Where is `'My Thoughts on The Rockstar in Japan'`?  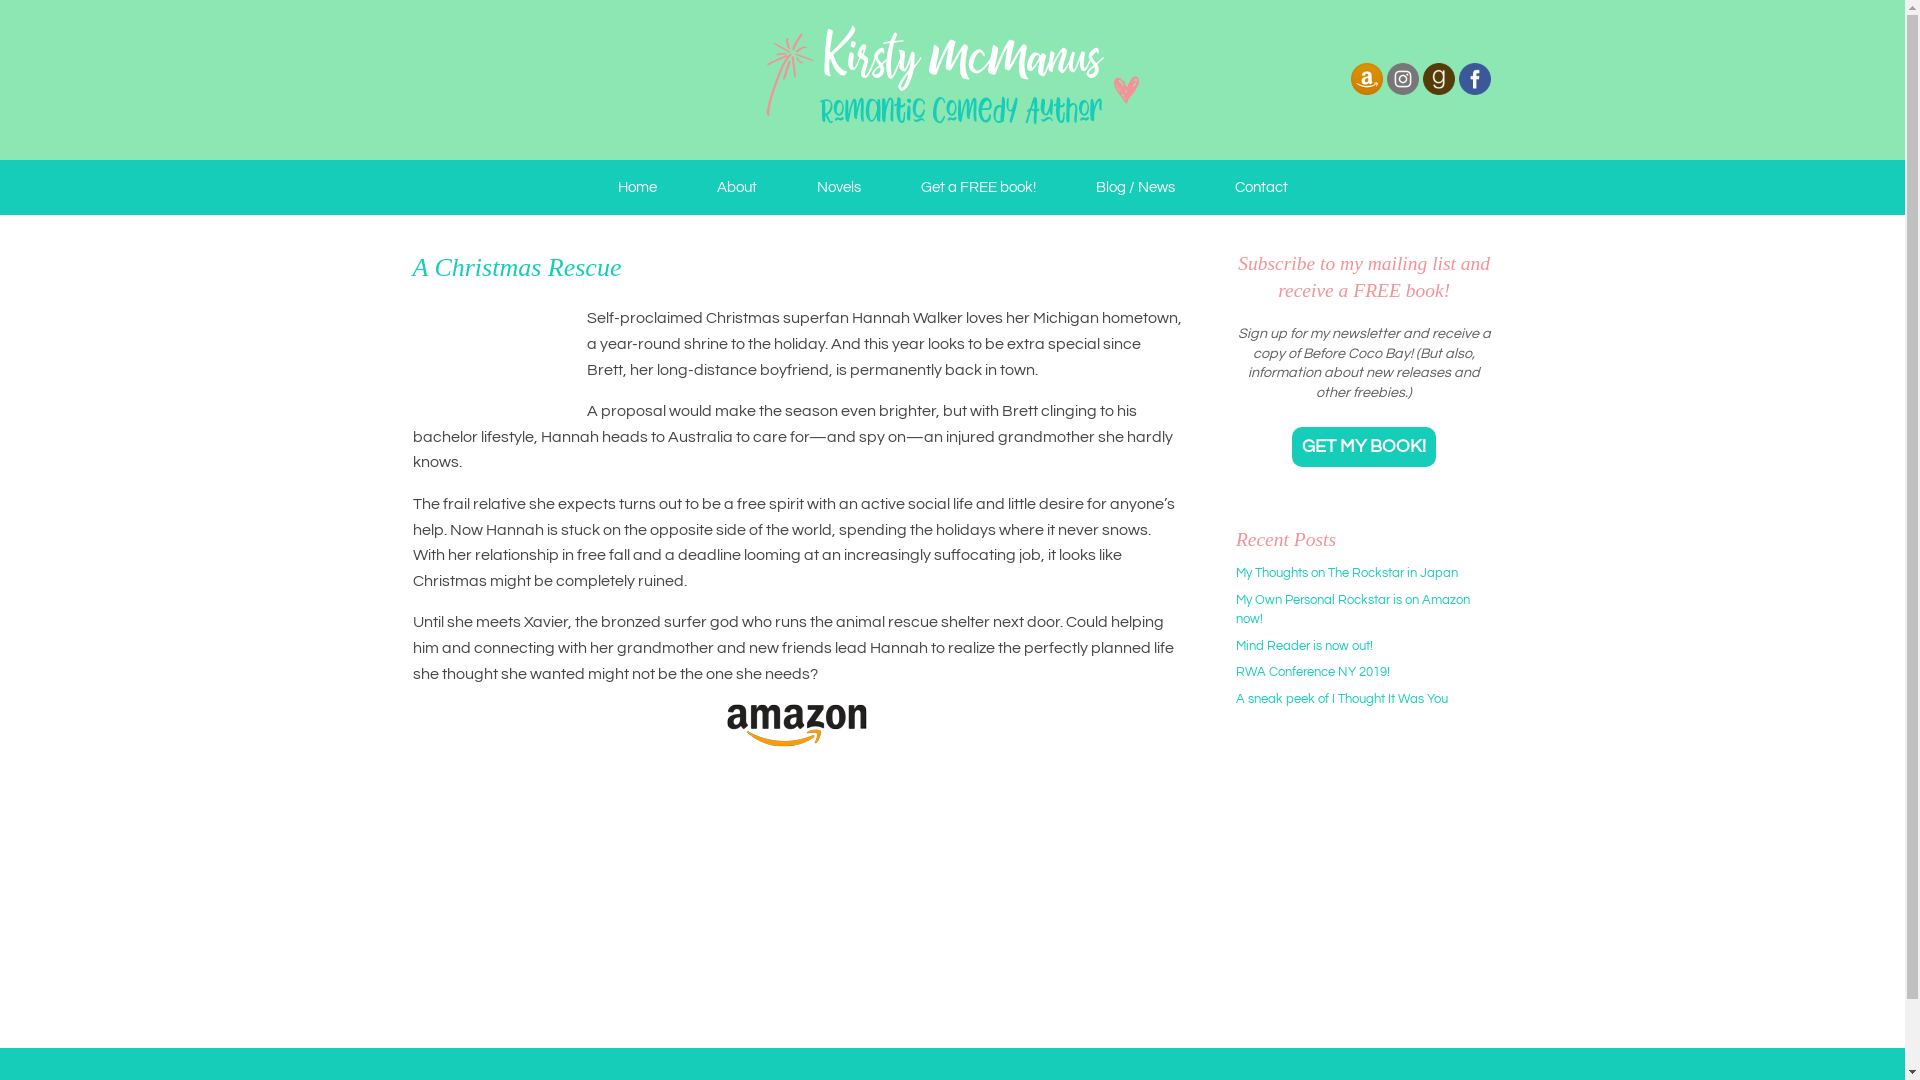
'My Thoughts on The Rockstar in Japan' is located at coordinates (1347, 573).